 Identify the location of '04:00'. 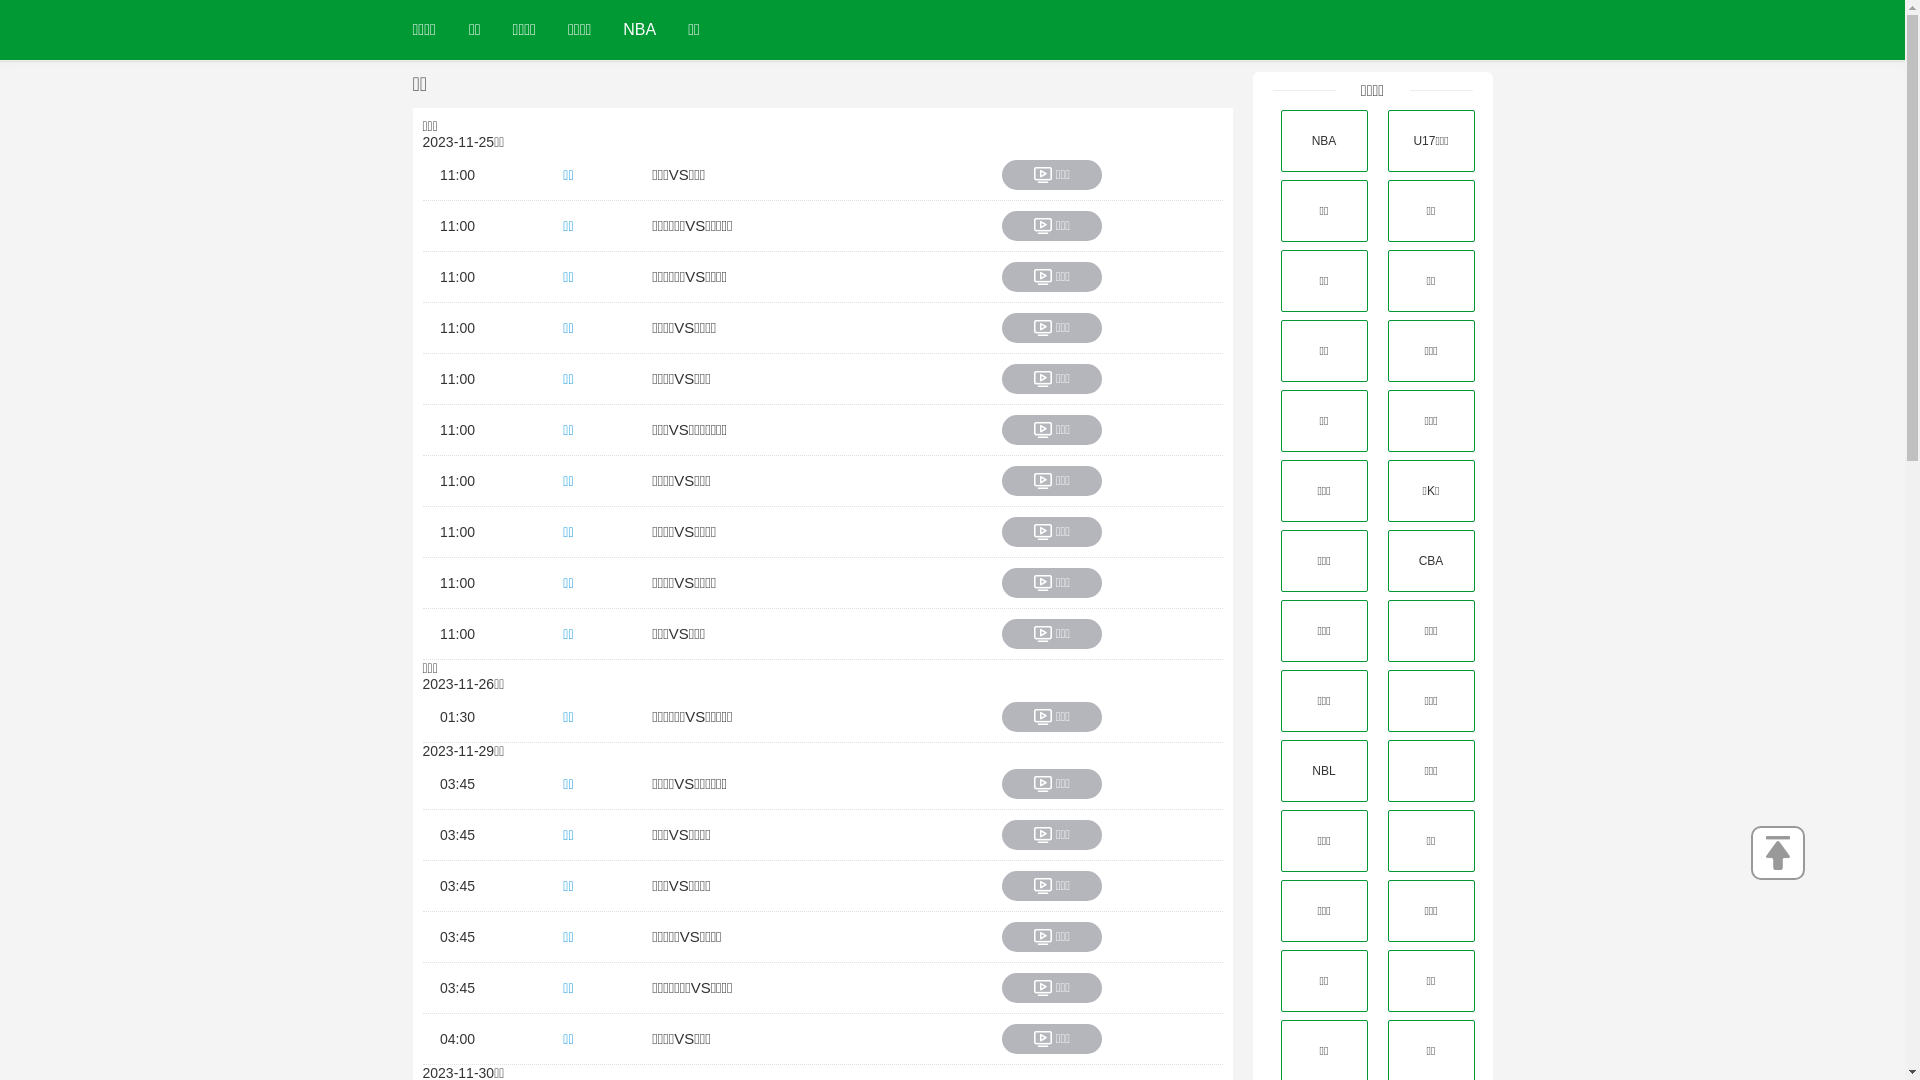
(456, 1037).